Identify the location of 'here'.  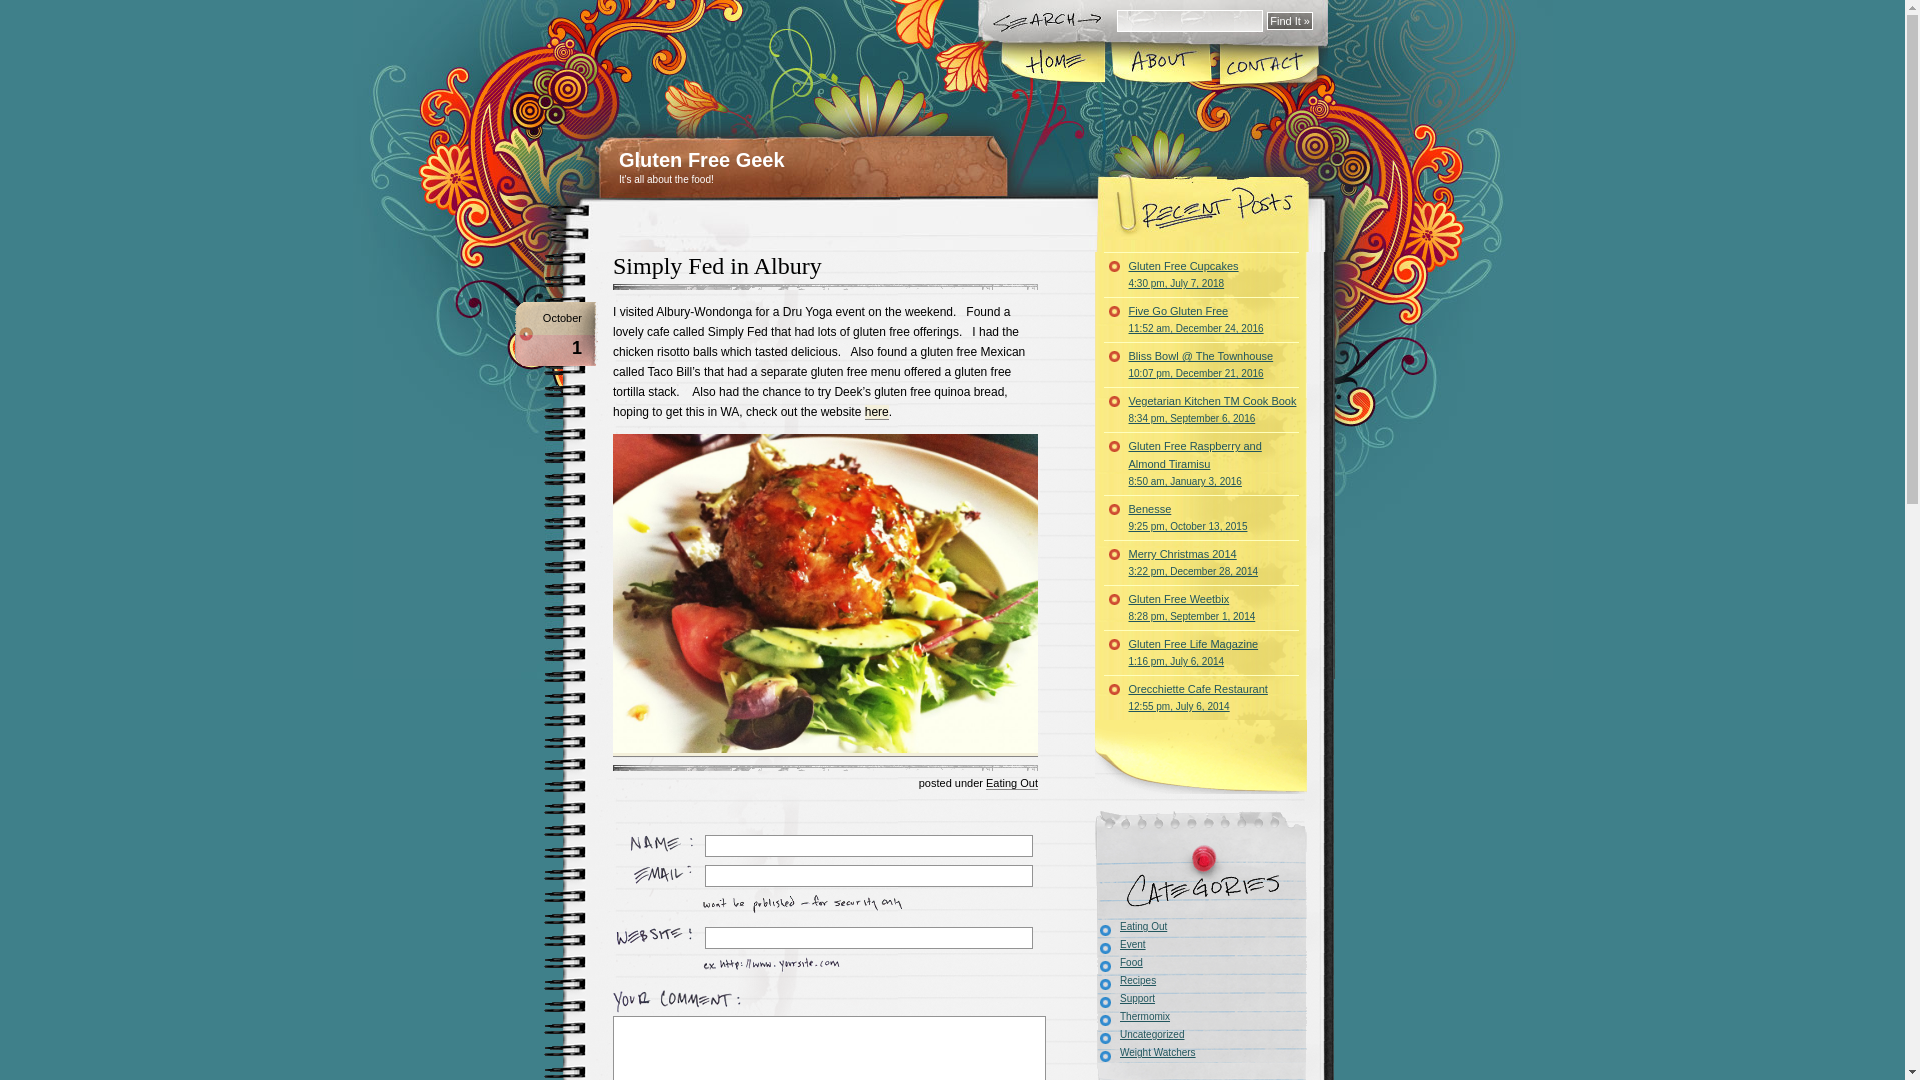
(864, 411).